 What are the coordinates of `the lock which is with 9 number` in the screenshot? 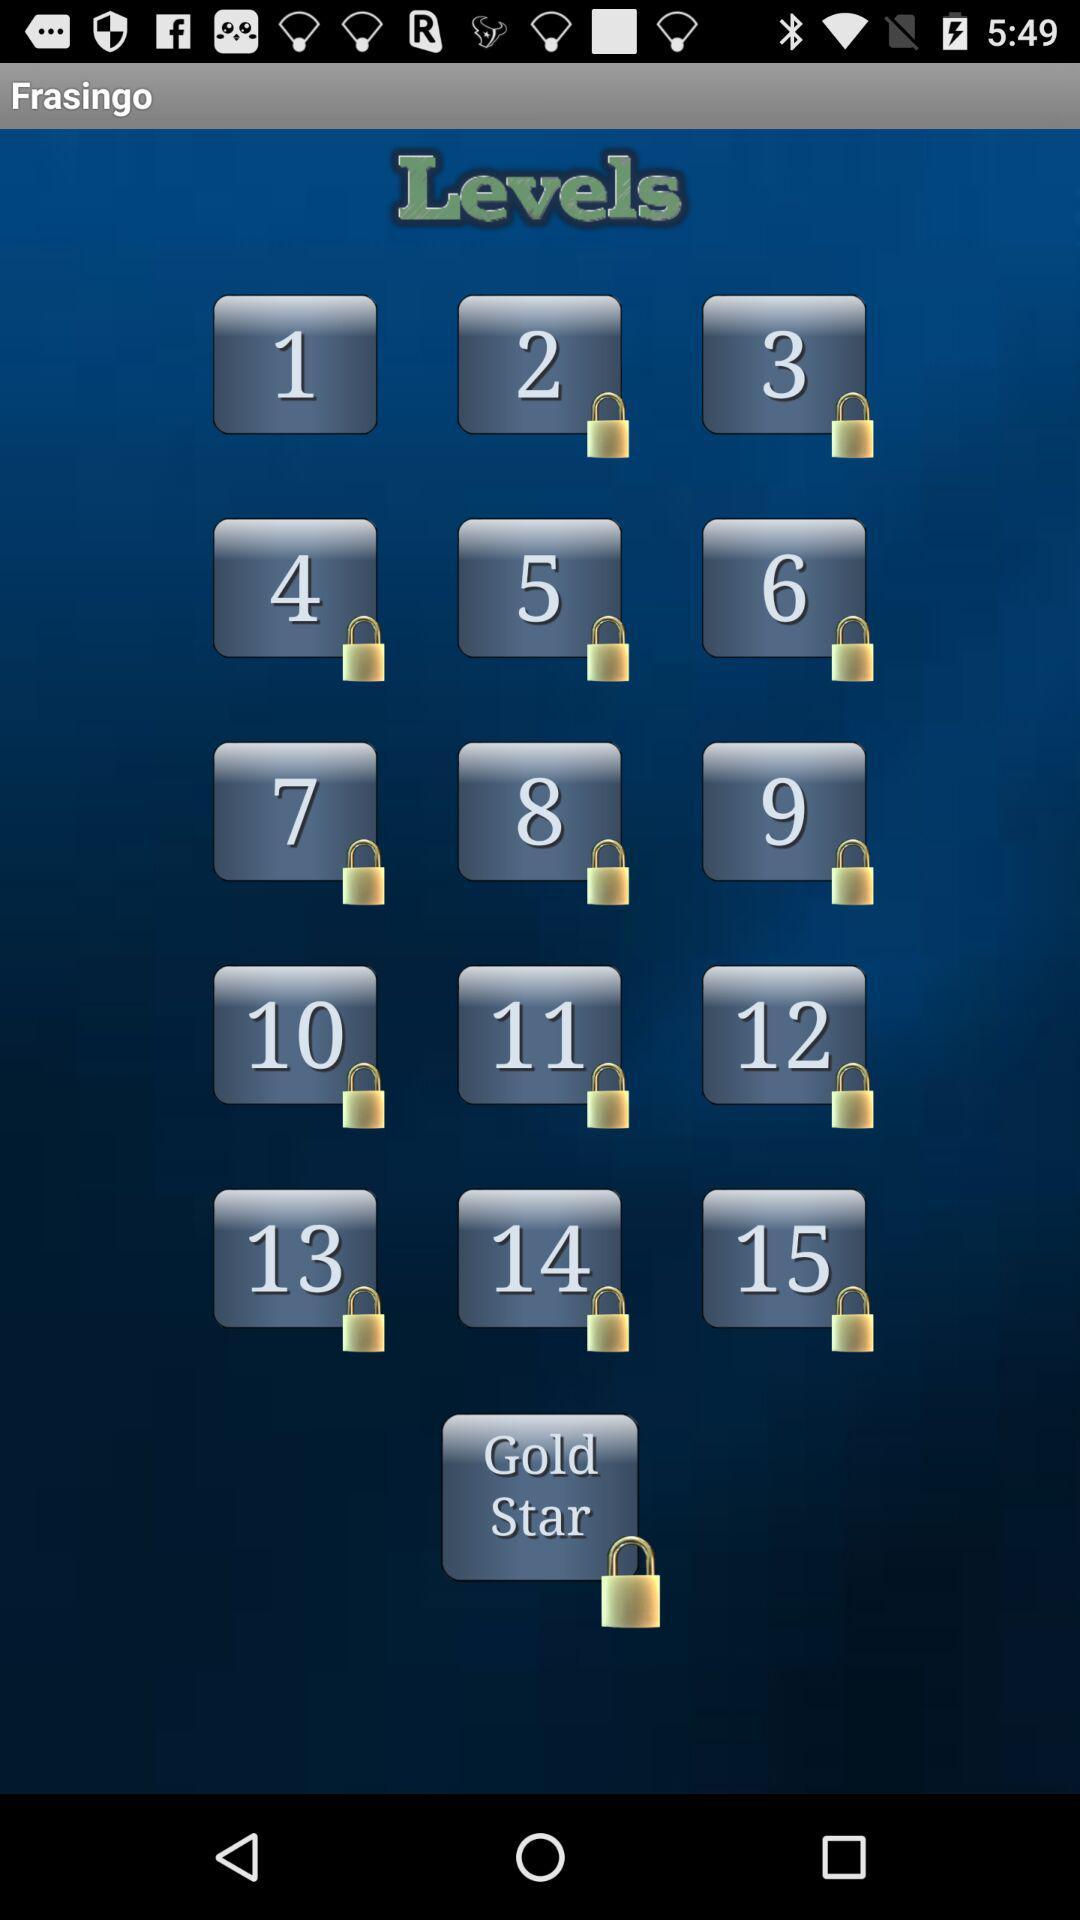 It's located at (852, 872).